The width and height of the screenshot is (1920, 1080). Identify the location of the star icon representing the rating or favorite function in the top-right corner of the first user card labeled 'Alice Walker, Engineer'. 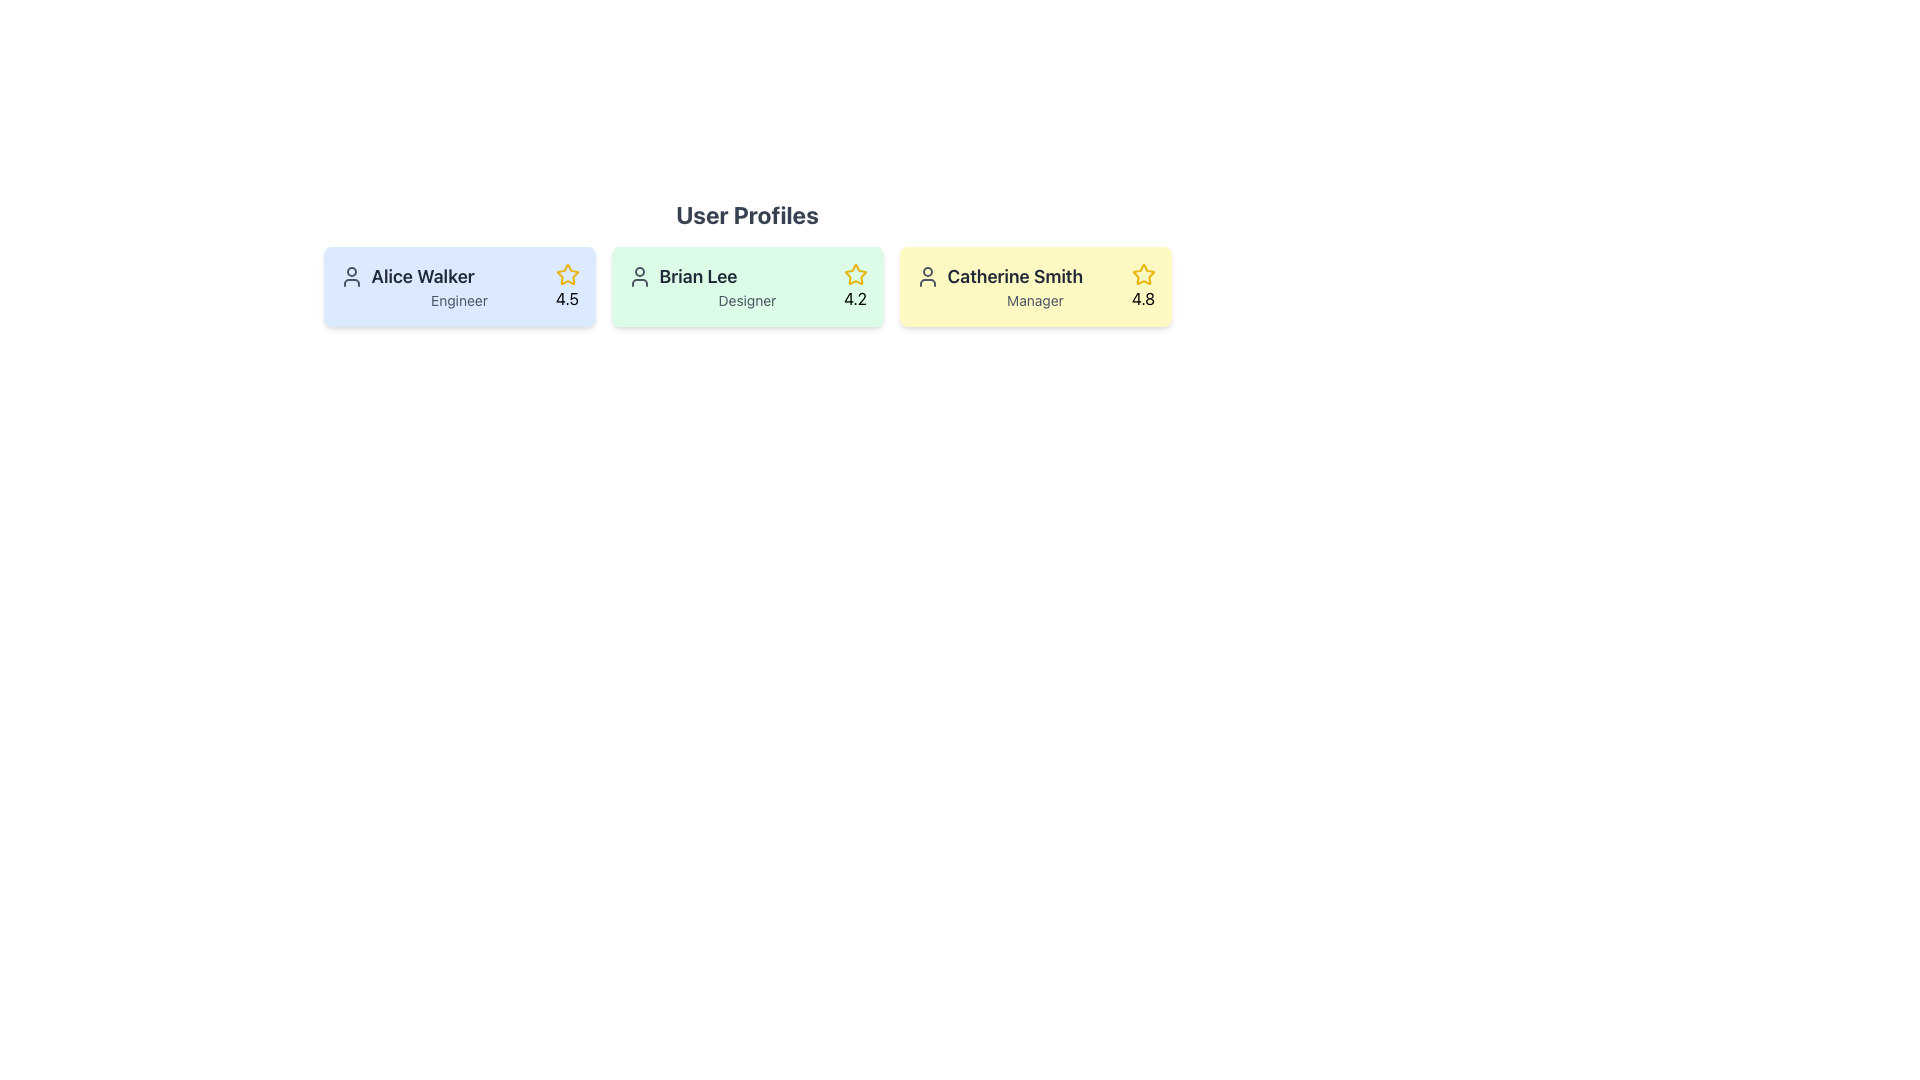
(566, 274).